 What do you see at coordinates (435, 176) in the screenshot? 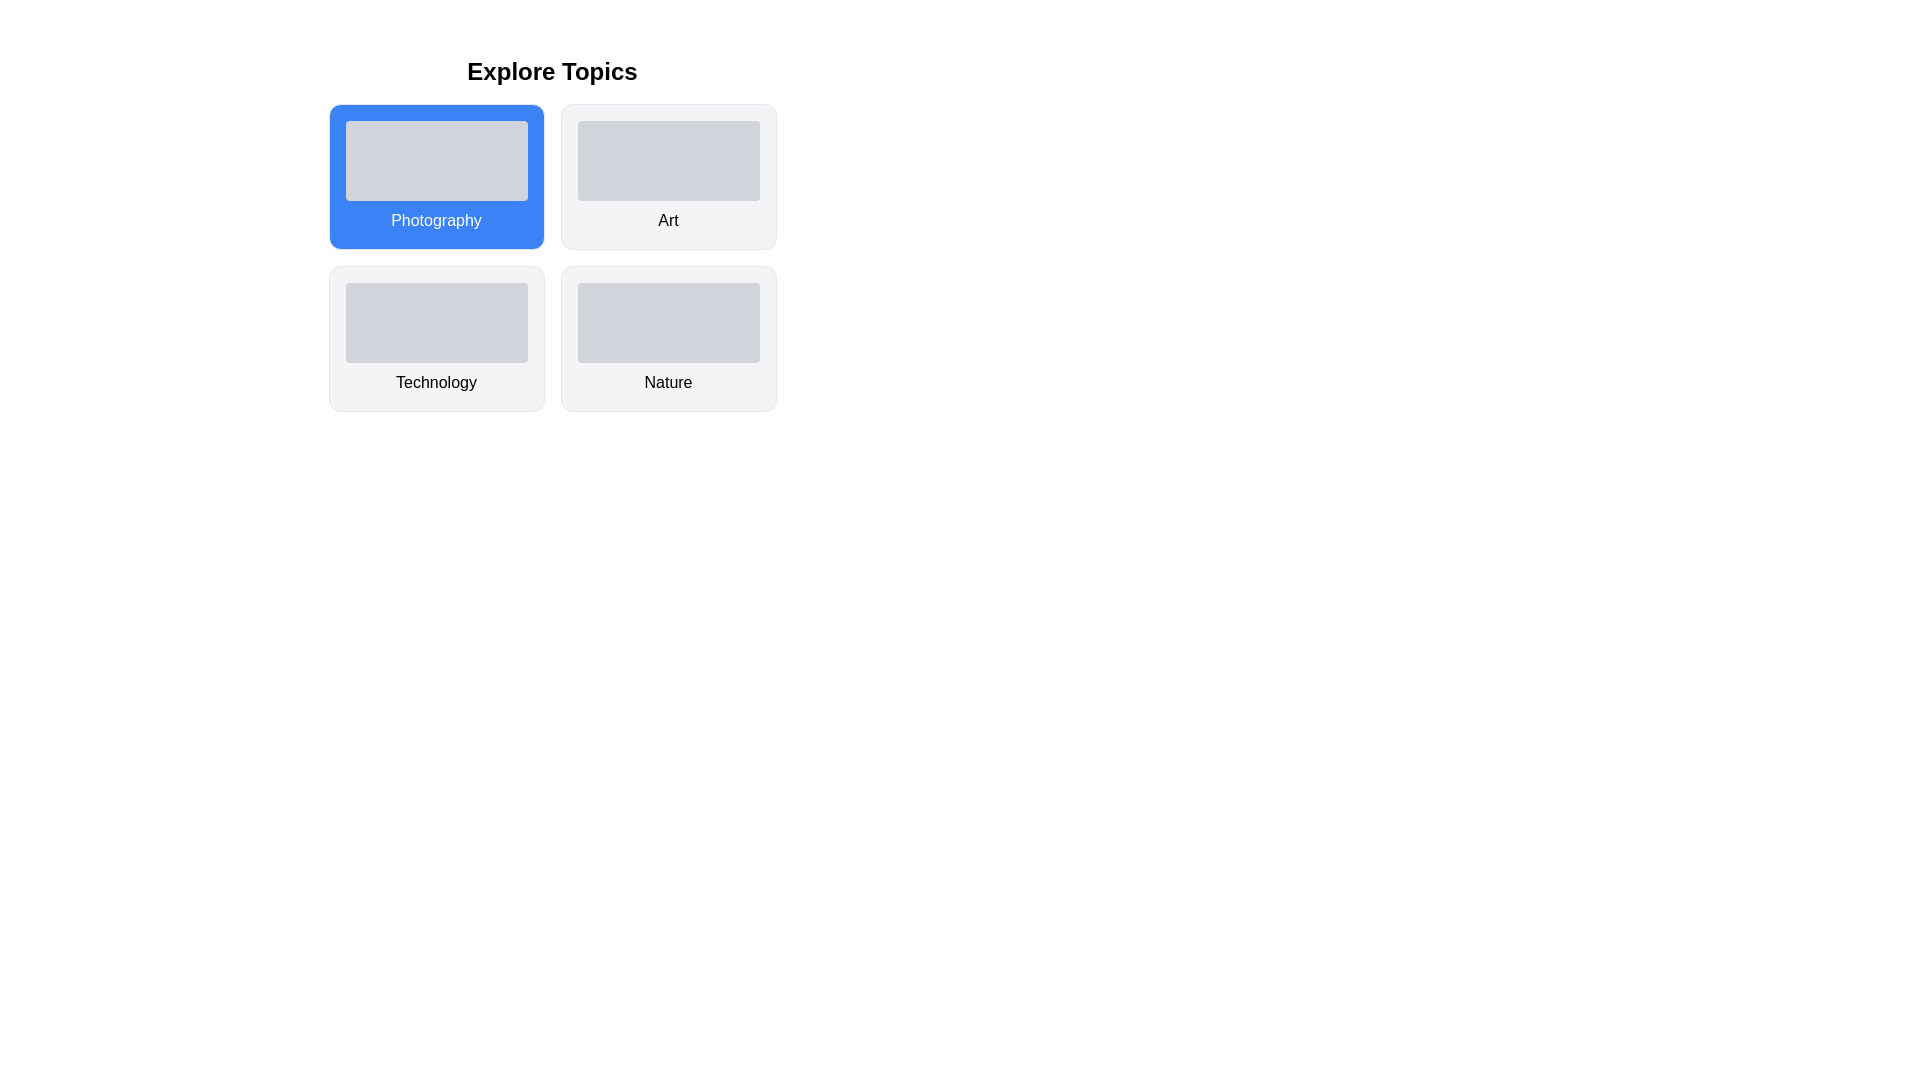
I see `the card labeled Photography` at bounding box center [435, 176].